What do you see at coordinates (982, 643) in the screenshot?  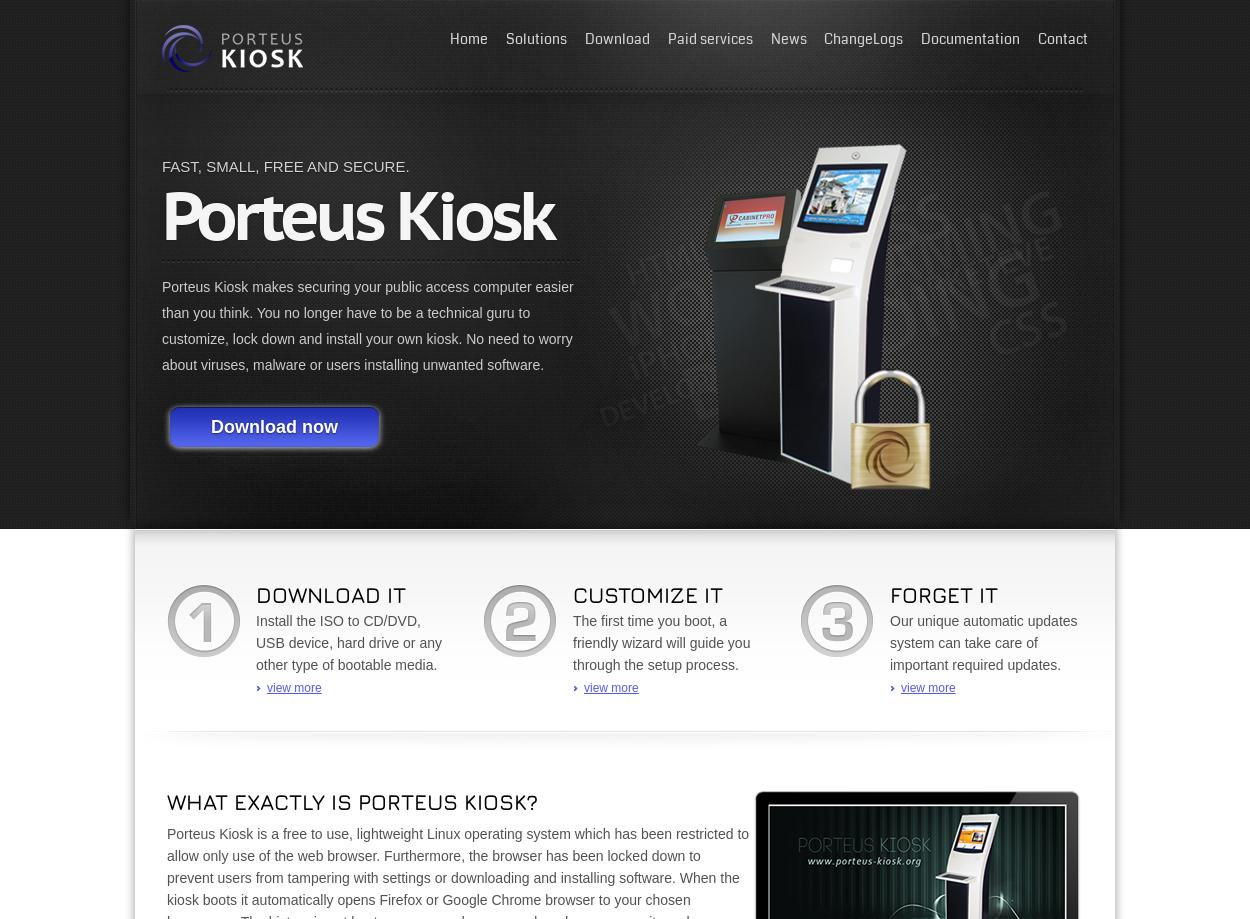 I see `'Our unique automatic updates system can take care of important required updates.'` at bounding box center [982, 643].